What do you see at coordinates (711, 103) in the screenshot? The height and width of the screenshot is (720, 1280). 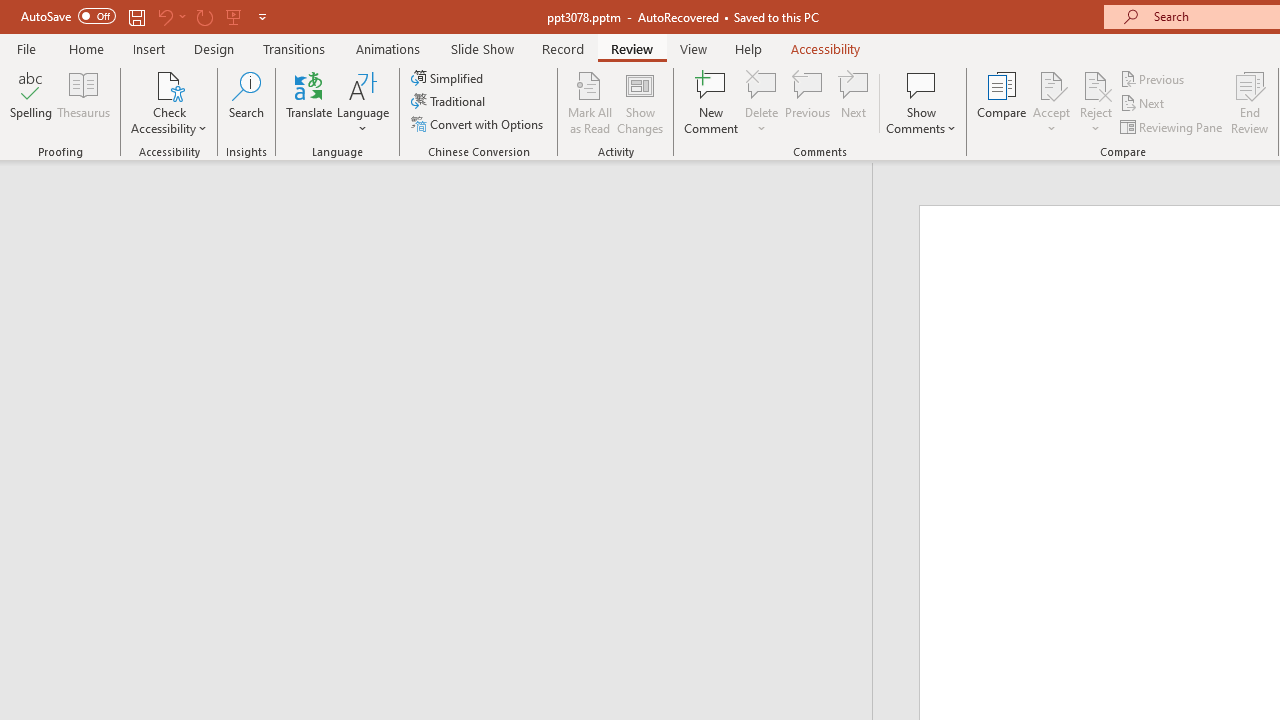 I see `'New Comment'` at bounding box center [711, 103].